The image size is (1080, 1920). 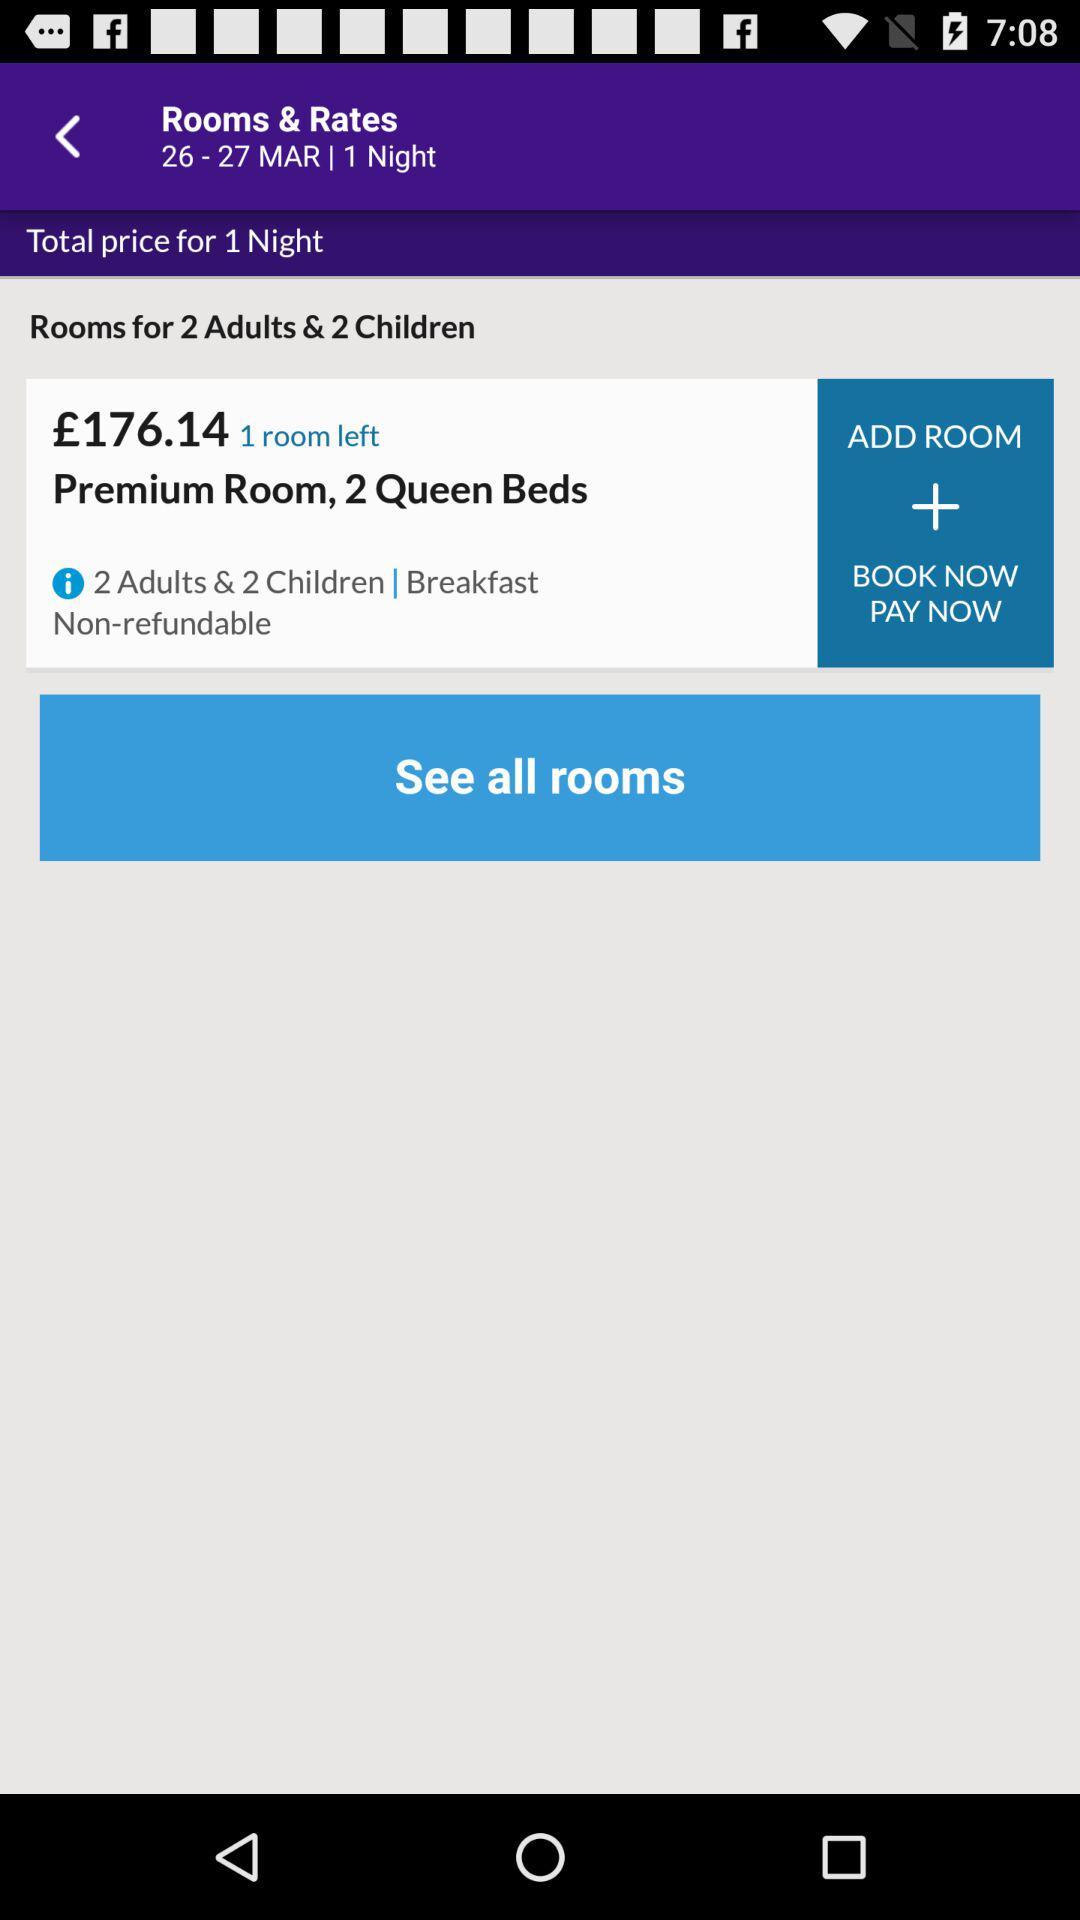 I want to click on icon next to rooms & rates icon, so click(x=72, y=135).